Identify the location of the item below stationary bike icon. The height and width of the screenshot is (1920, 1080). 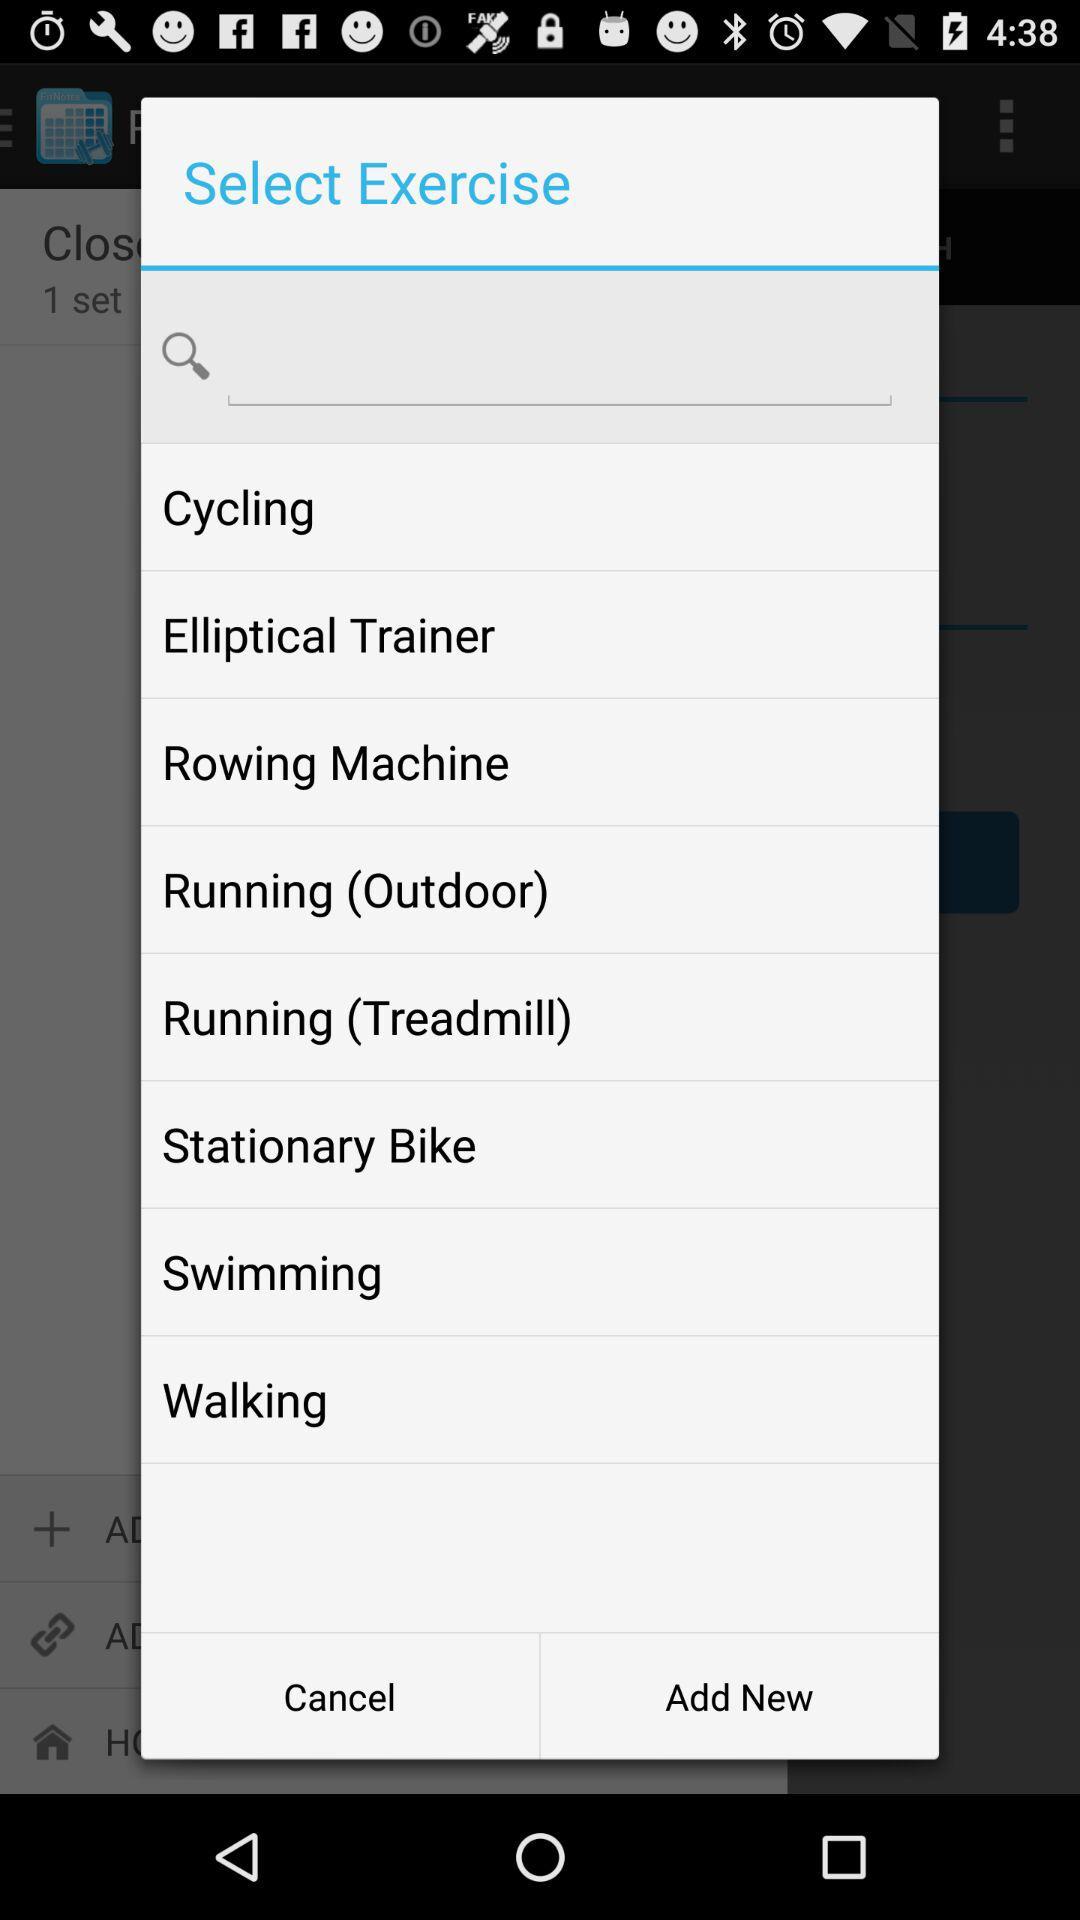
(540, 1271).